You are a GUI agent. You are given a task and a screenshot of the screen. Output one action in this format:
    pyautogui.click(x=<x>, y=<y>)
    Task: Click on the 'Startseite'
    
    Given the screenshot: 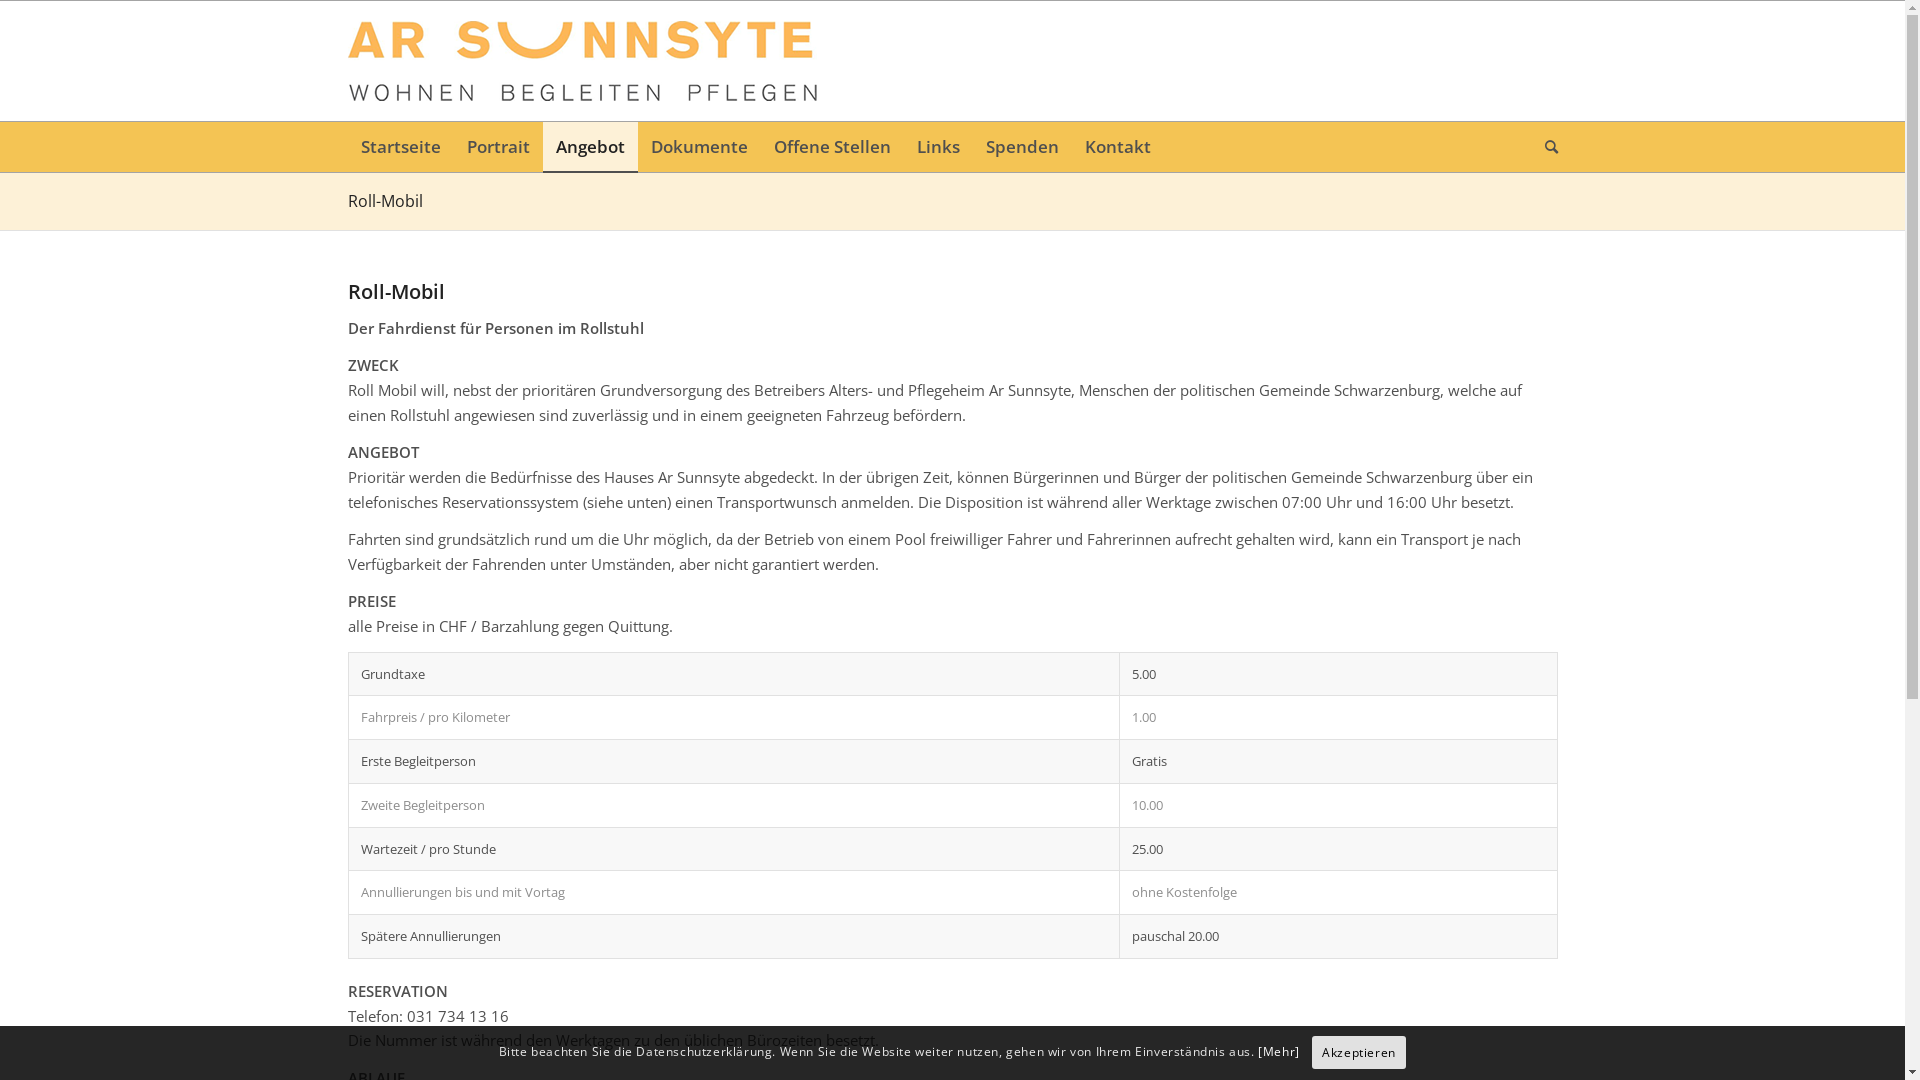 What is the action you would take?
    pyautogui.click(x=347, y=145)
    